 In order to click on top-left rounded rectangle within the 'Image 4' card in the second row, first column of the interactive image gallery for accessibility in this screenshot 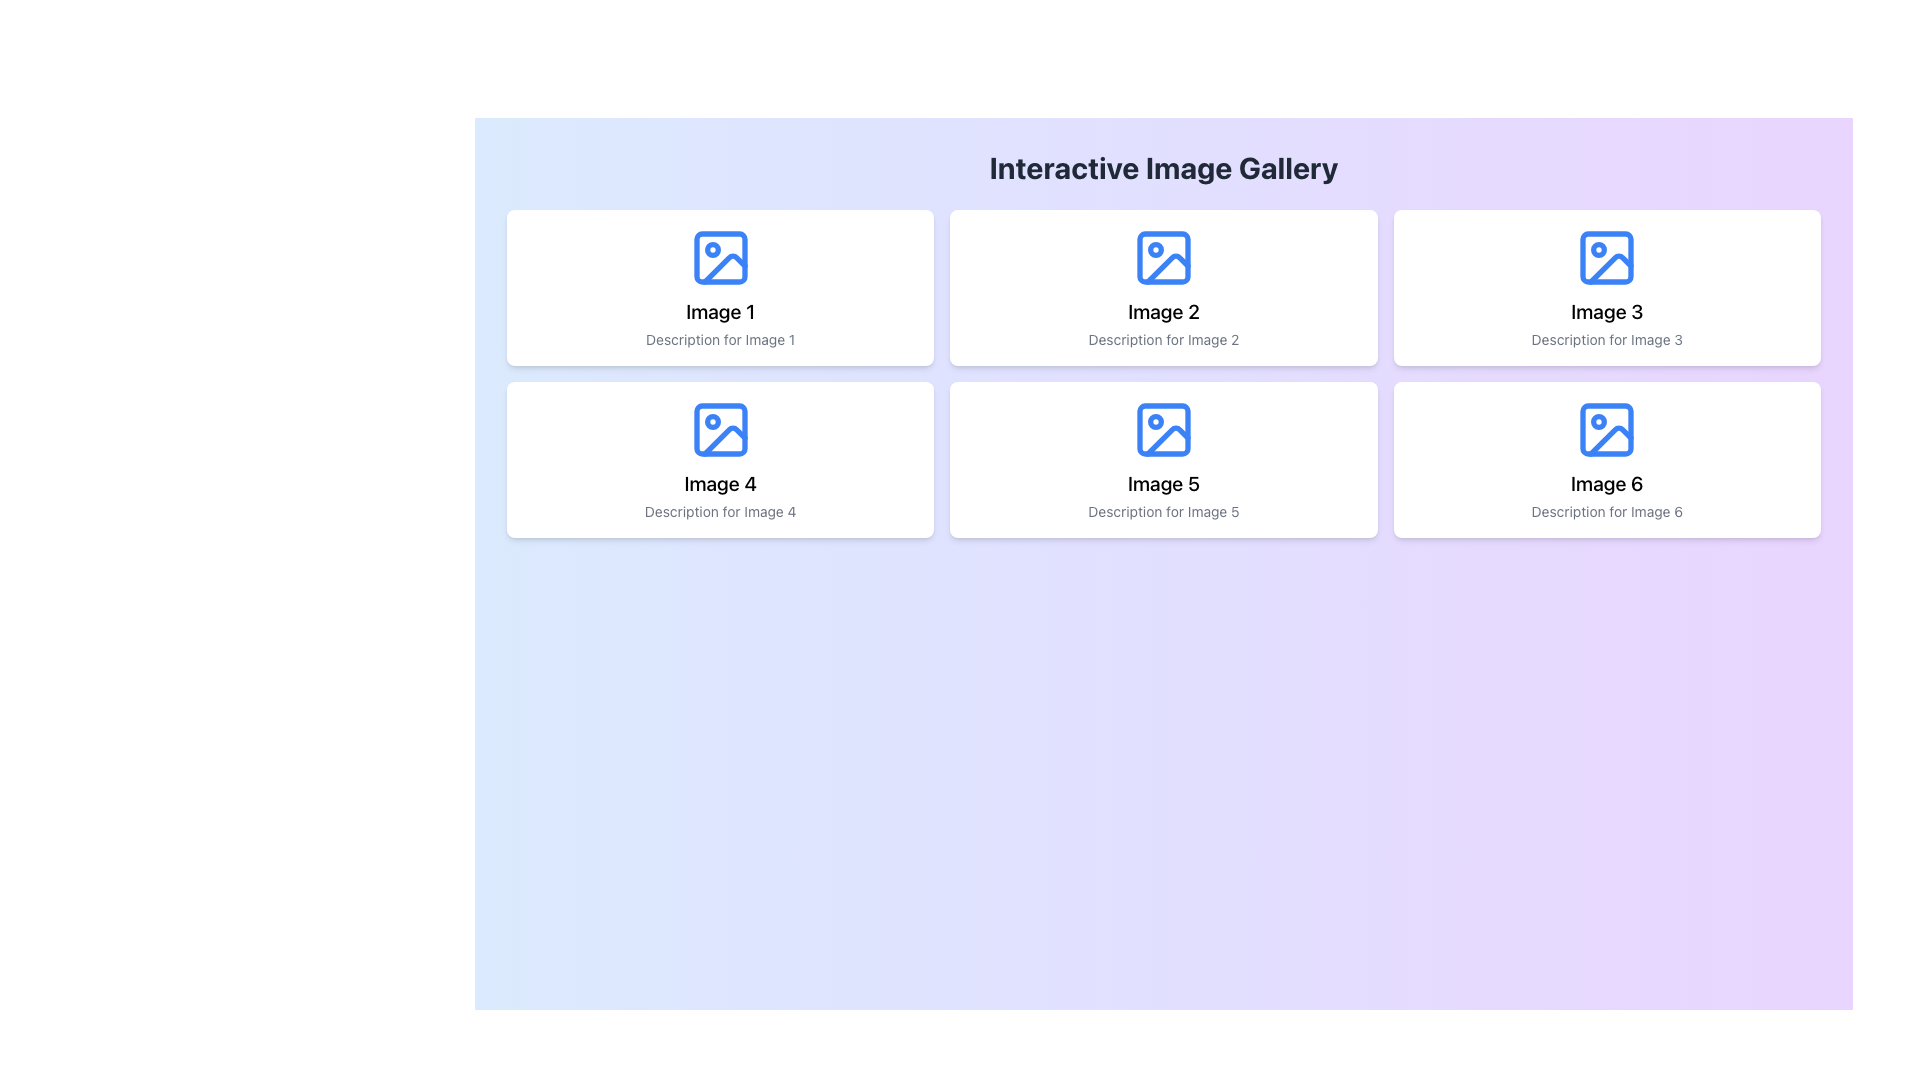, I will do `click(720, 428)`.